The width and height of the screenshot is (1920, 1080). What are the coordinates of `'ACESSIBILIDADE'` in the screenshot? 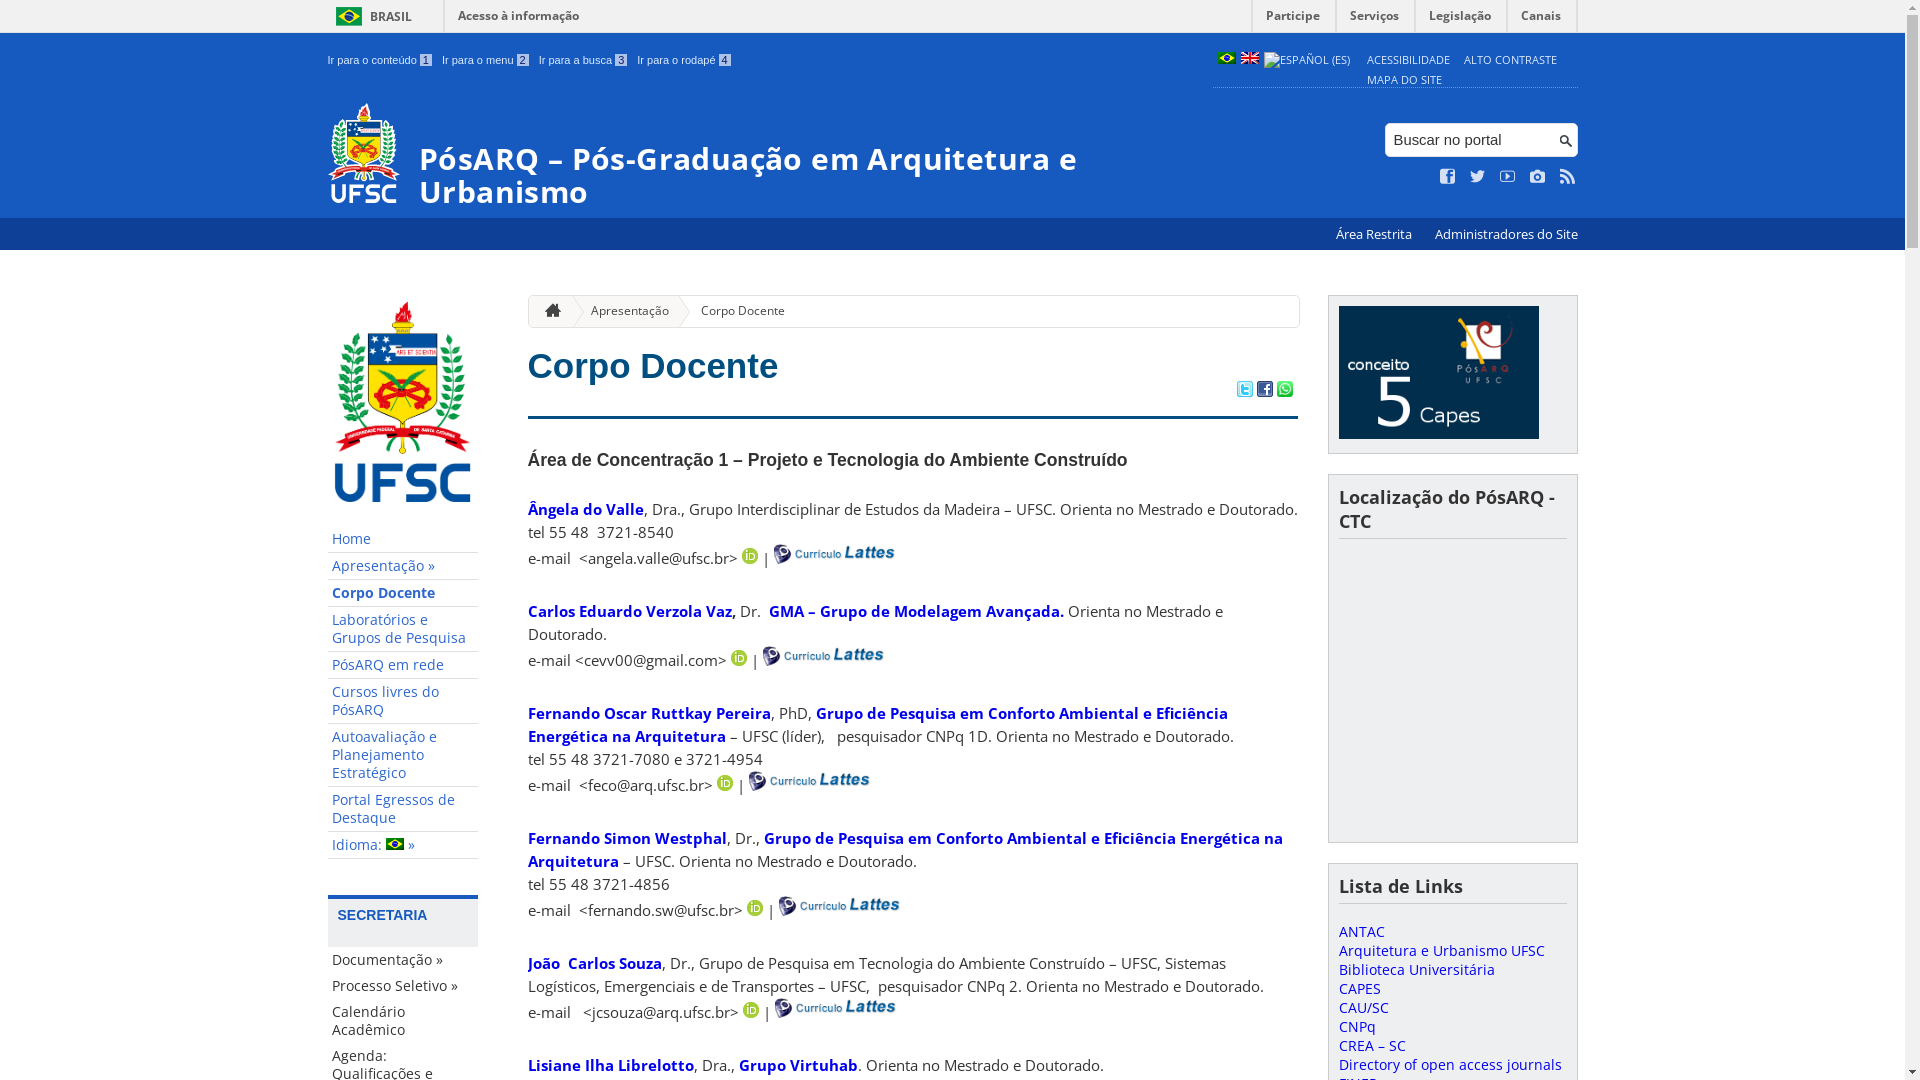 It's located at (1407, 58).